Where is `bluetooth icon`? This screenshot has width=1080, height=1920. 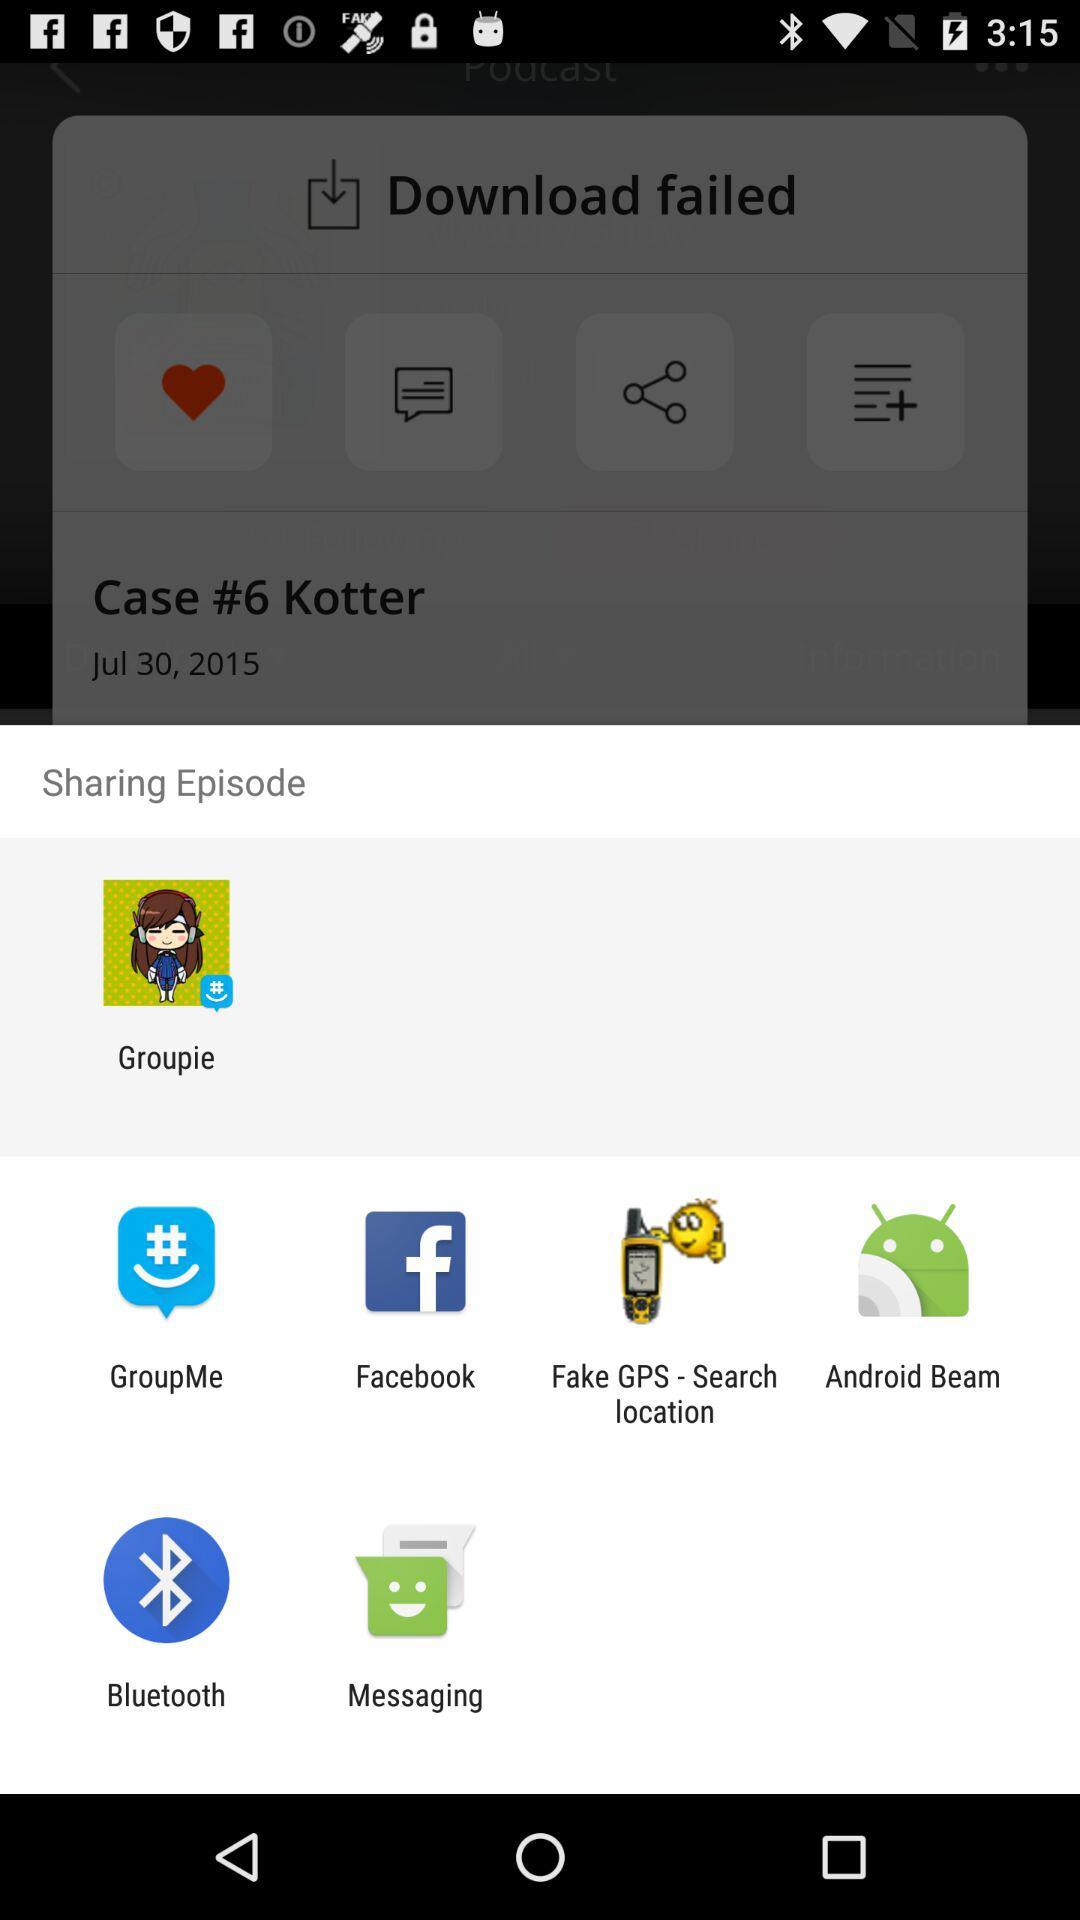 bluetooth icon is located at coordinates (165, 1711).